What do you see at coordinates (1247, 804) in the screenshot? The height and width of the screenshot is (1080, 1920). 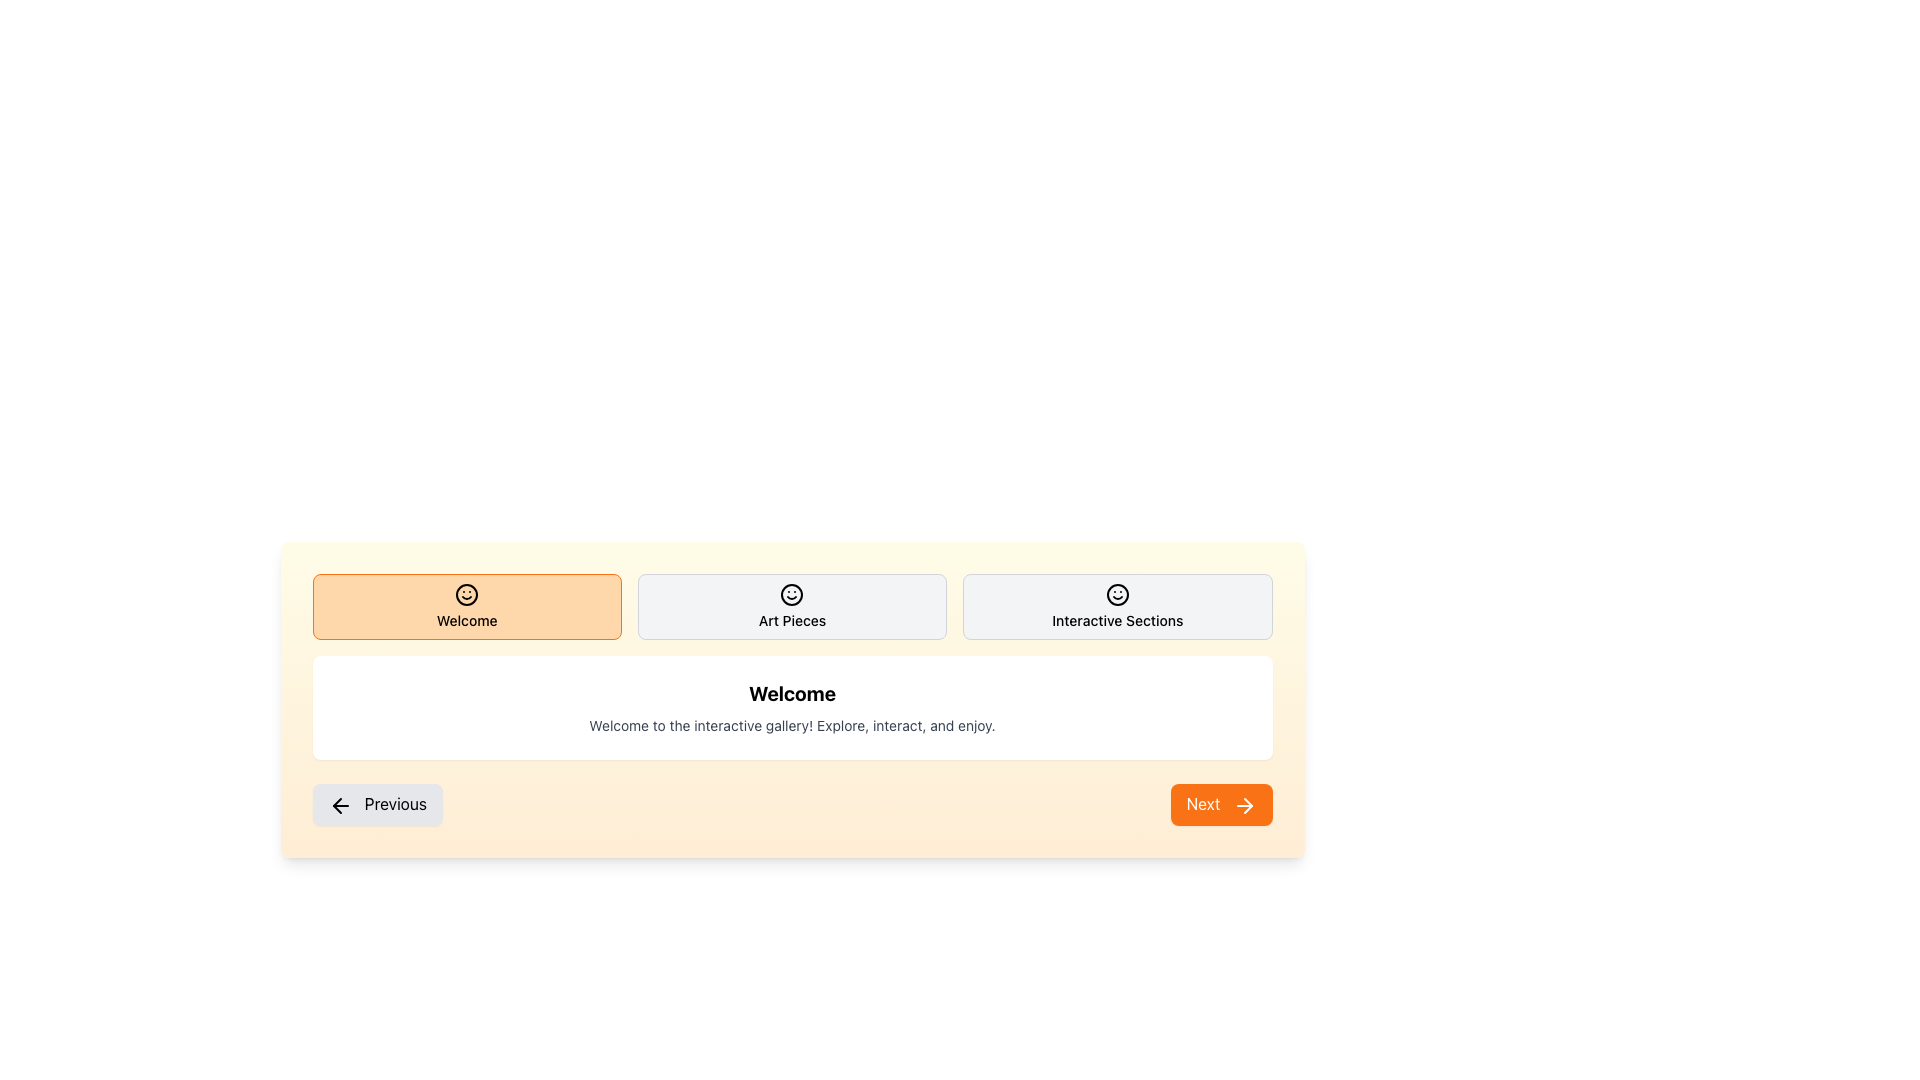 I see `the 'Next' icon (SVG) located in the bottom-right corner of the interface, which serves as a visual indicator for the 'Next' action in a sequence of steps or pages` at bounding box center [1247, 804].